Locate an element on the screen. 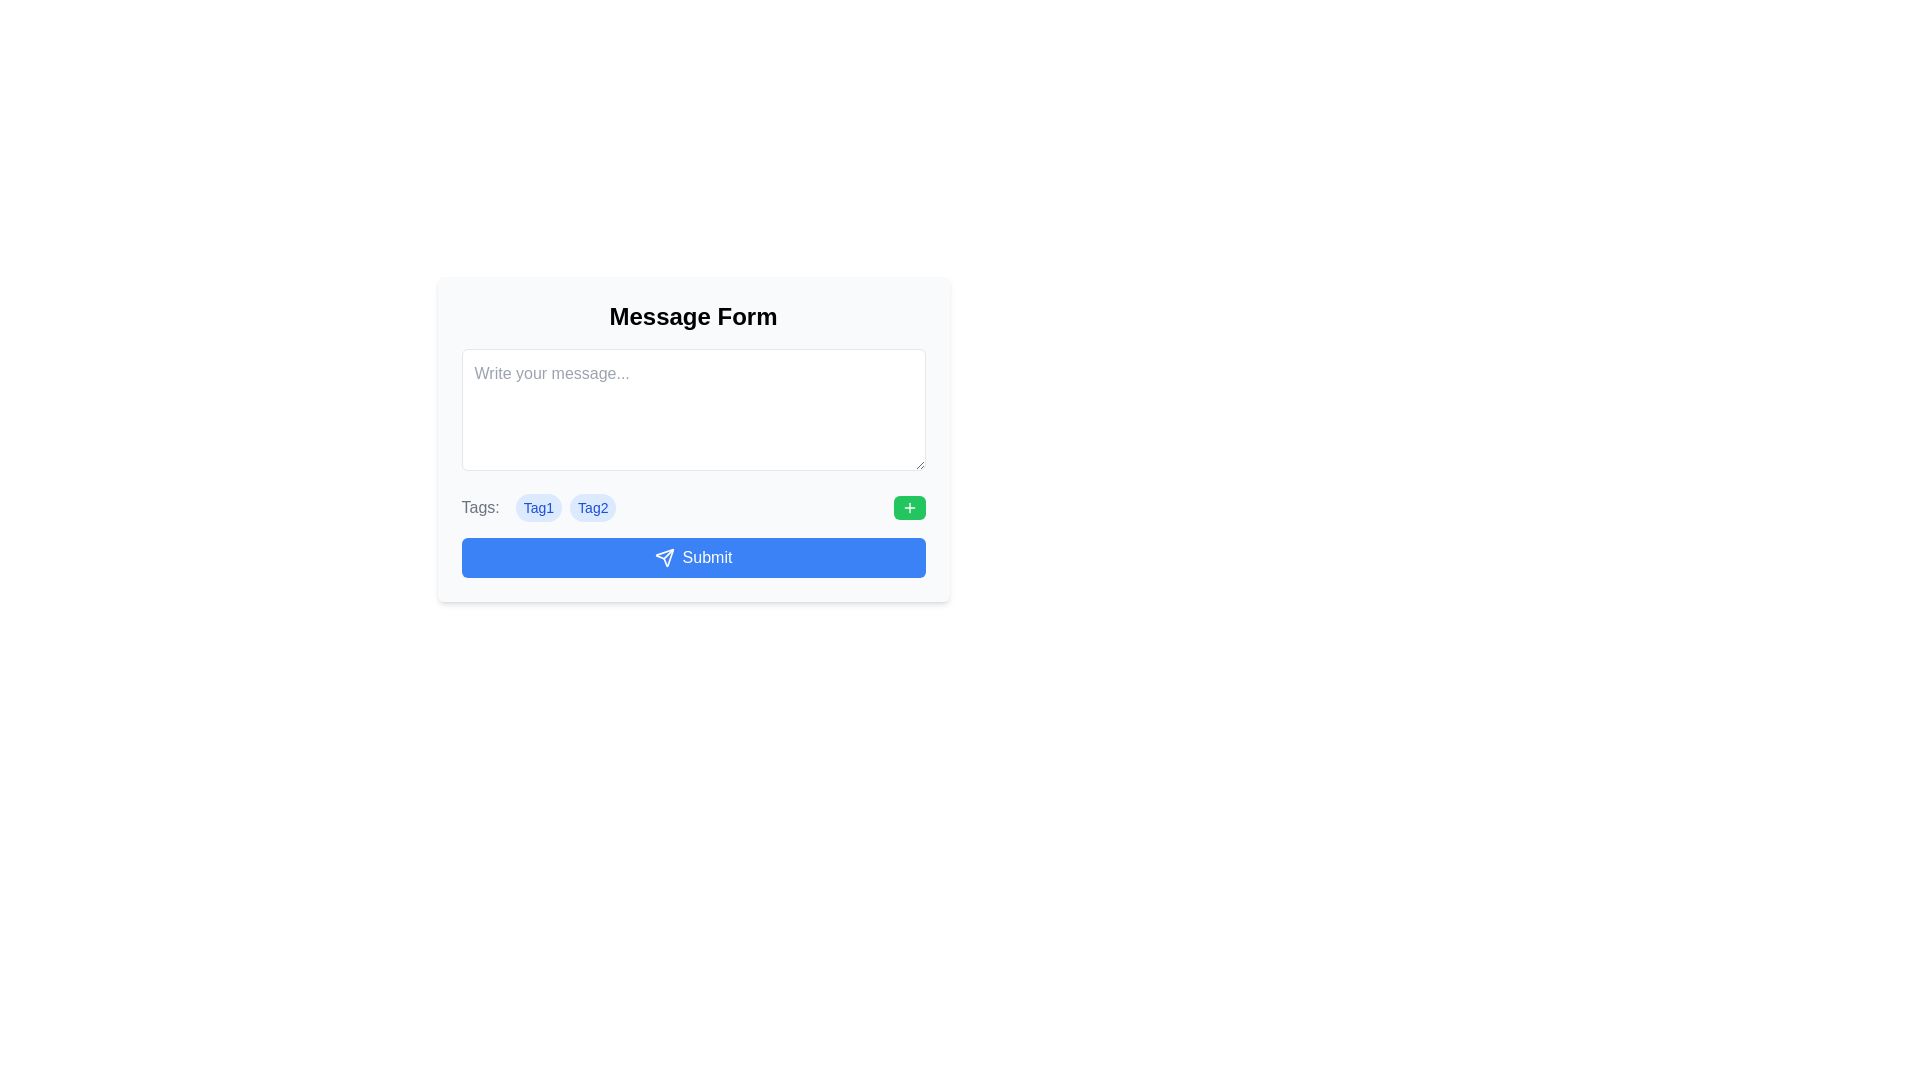 This screenshot has width=1920, height=1080. the second tag displayed below the label 'Tags:', positioned immediately to the right of 'Tag1' is located at coordinates (592, 507).